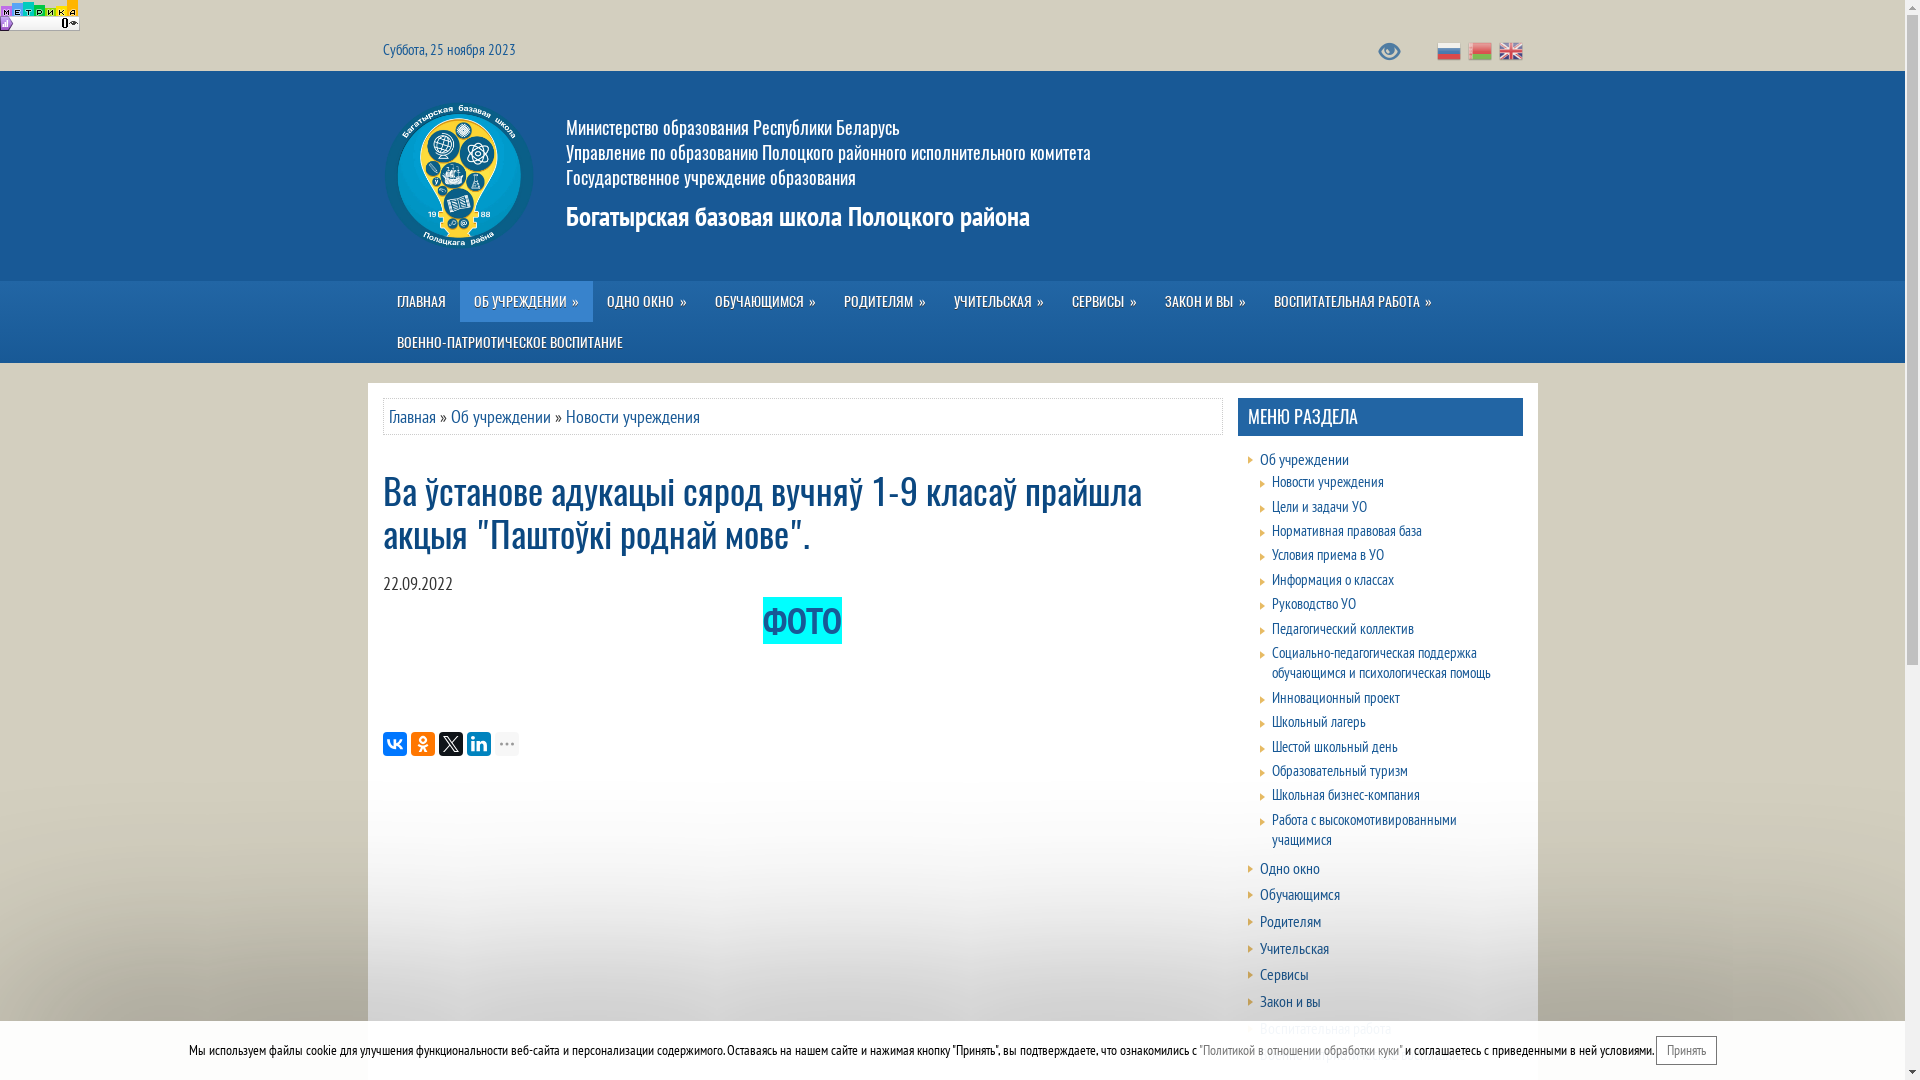  What do you see at coordinates (436, 744) in the screenshot?
I see `'Twitter'` at bounding box center [436, 744].